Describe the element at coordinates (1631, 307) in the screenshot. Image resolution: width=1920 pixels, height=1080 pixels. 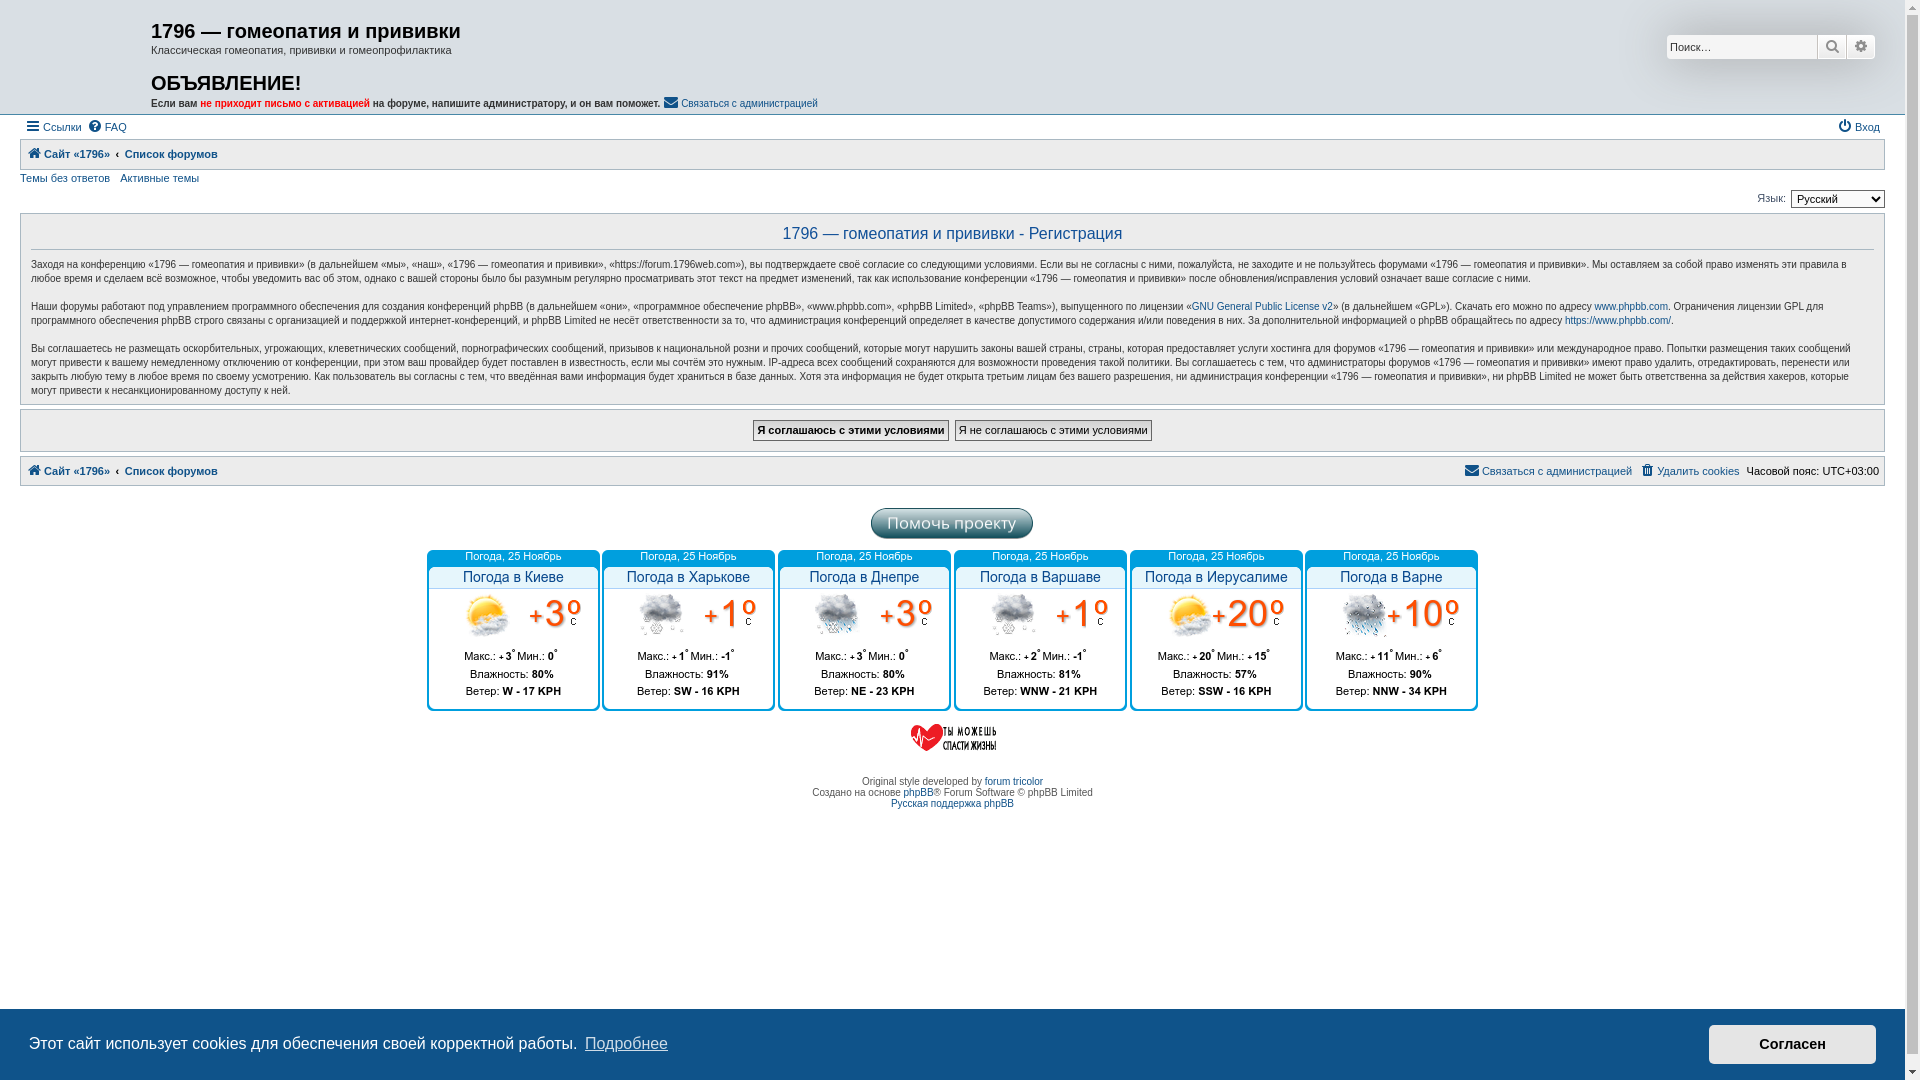
I see `'www.phpbb.com'` at that location.